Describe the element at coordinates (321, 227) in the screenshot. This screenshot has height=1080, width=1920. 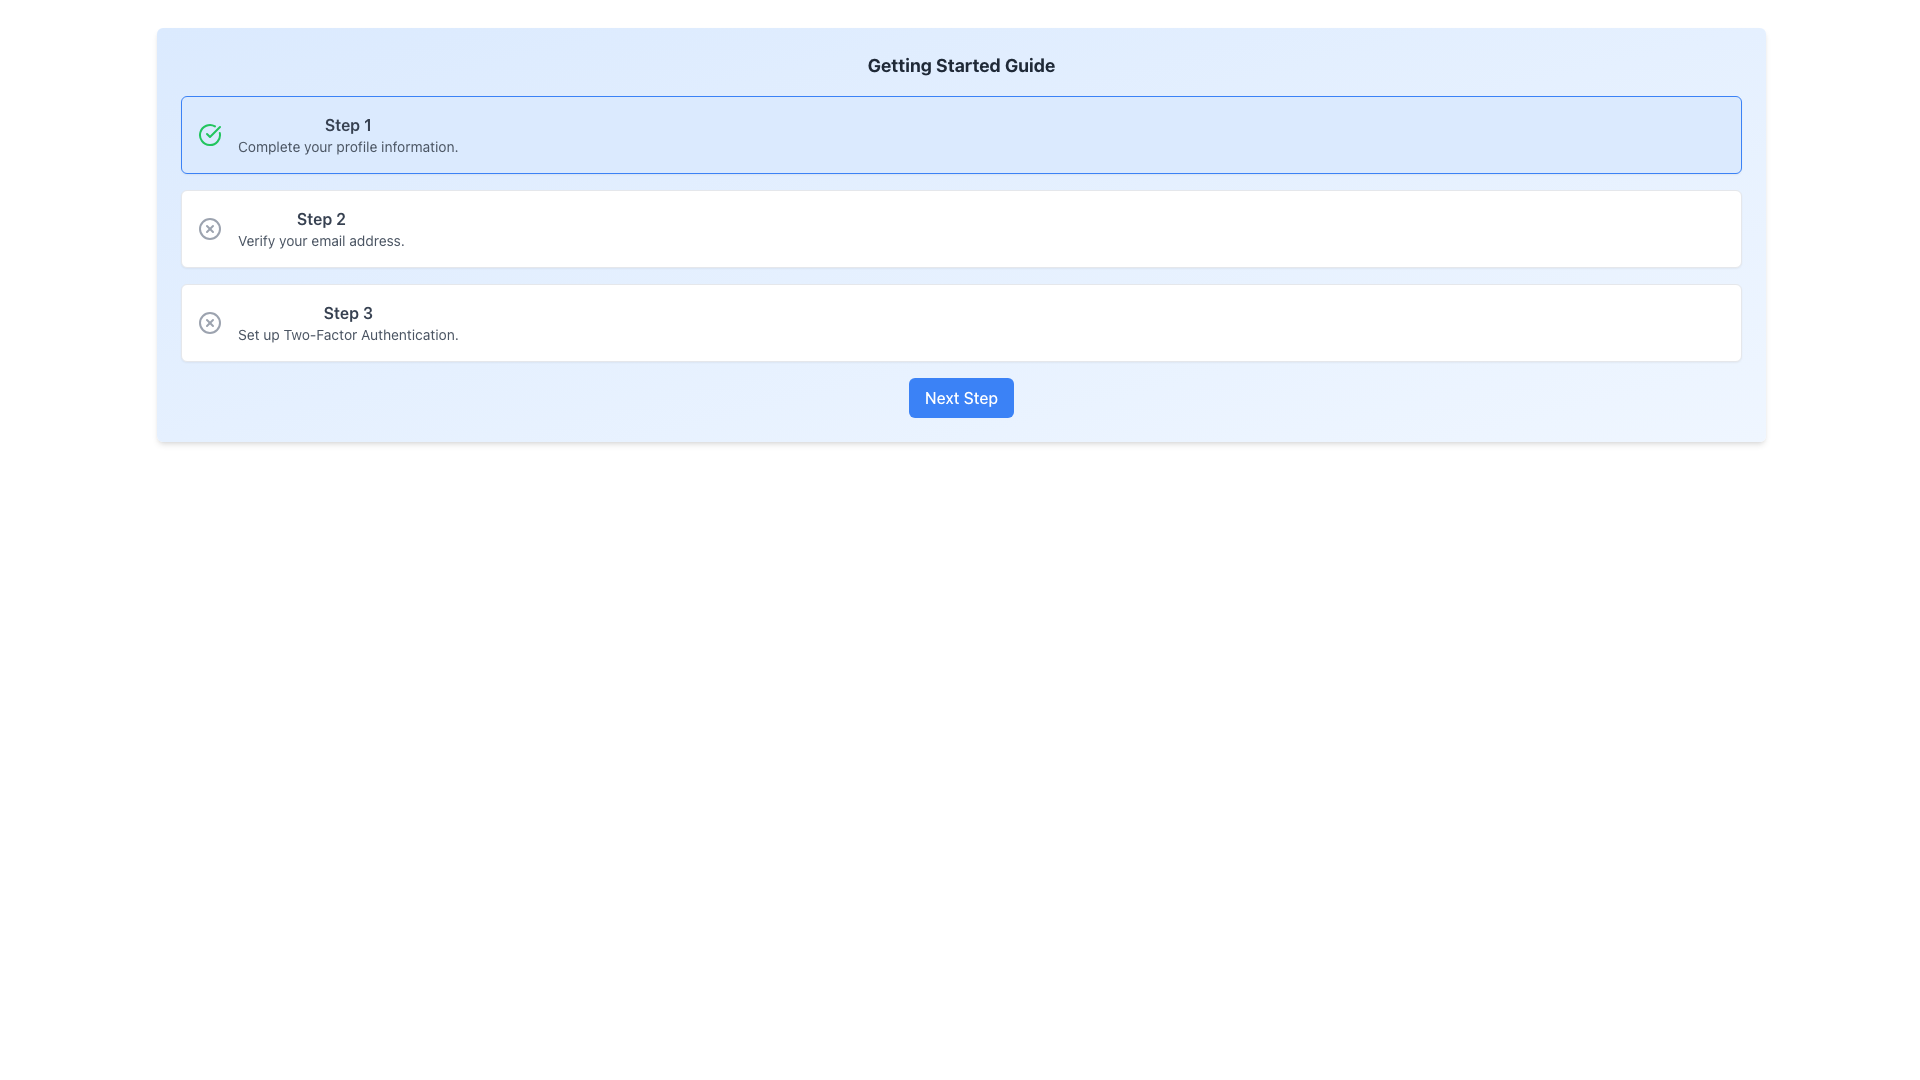
I see `the text block that displays 'Step 2' in bold, medium-sized, gray text and 'Verify your email address.' in smaller, lighter gray text, located in the center-left of the second step panel` at that location.